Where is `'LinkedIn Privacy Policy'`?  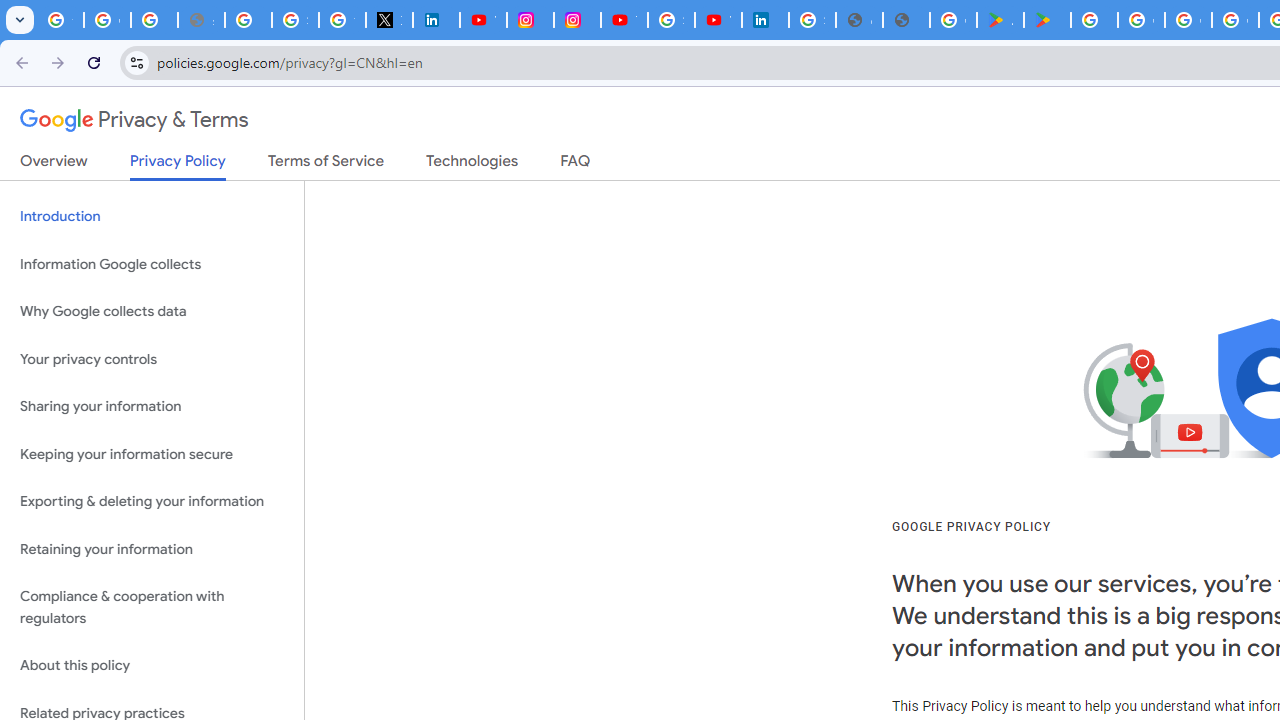 'LinkedIn Privacy Policy' is located at coordinates (435, 20).